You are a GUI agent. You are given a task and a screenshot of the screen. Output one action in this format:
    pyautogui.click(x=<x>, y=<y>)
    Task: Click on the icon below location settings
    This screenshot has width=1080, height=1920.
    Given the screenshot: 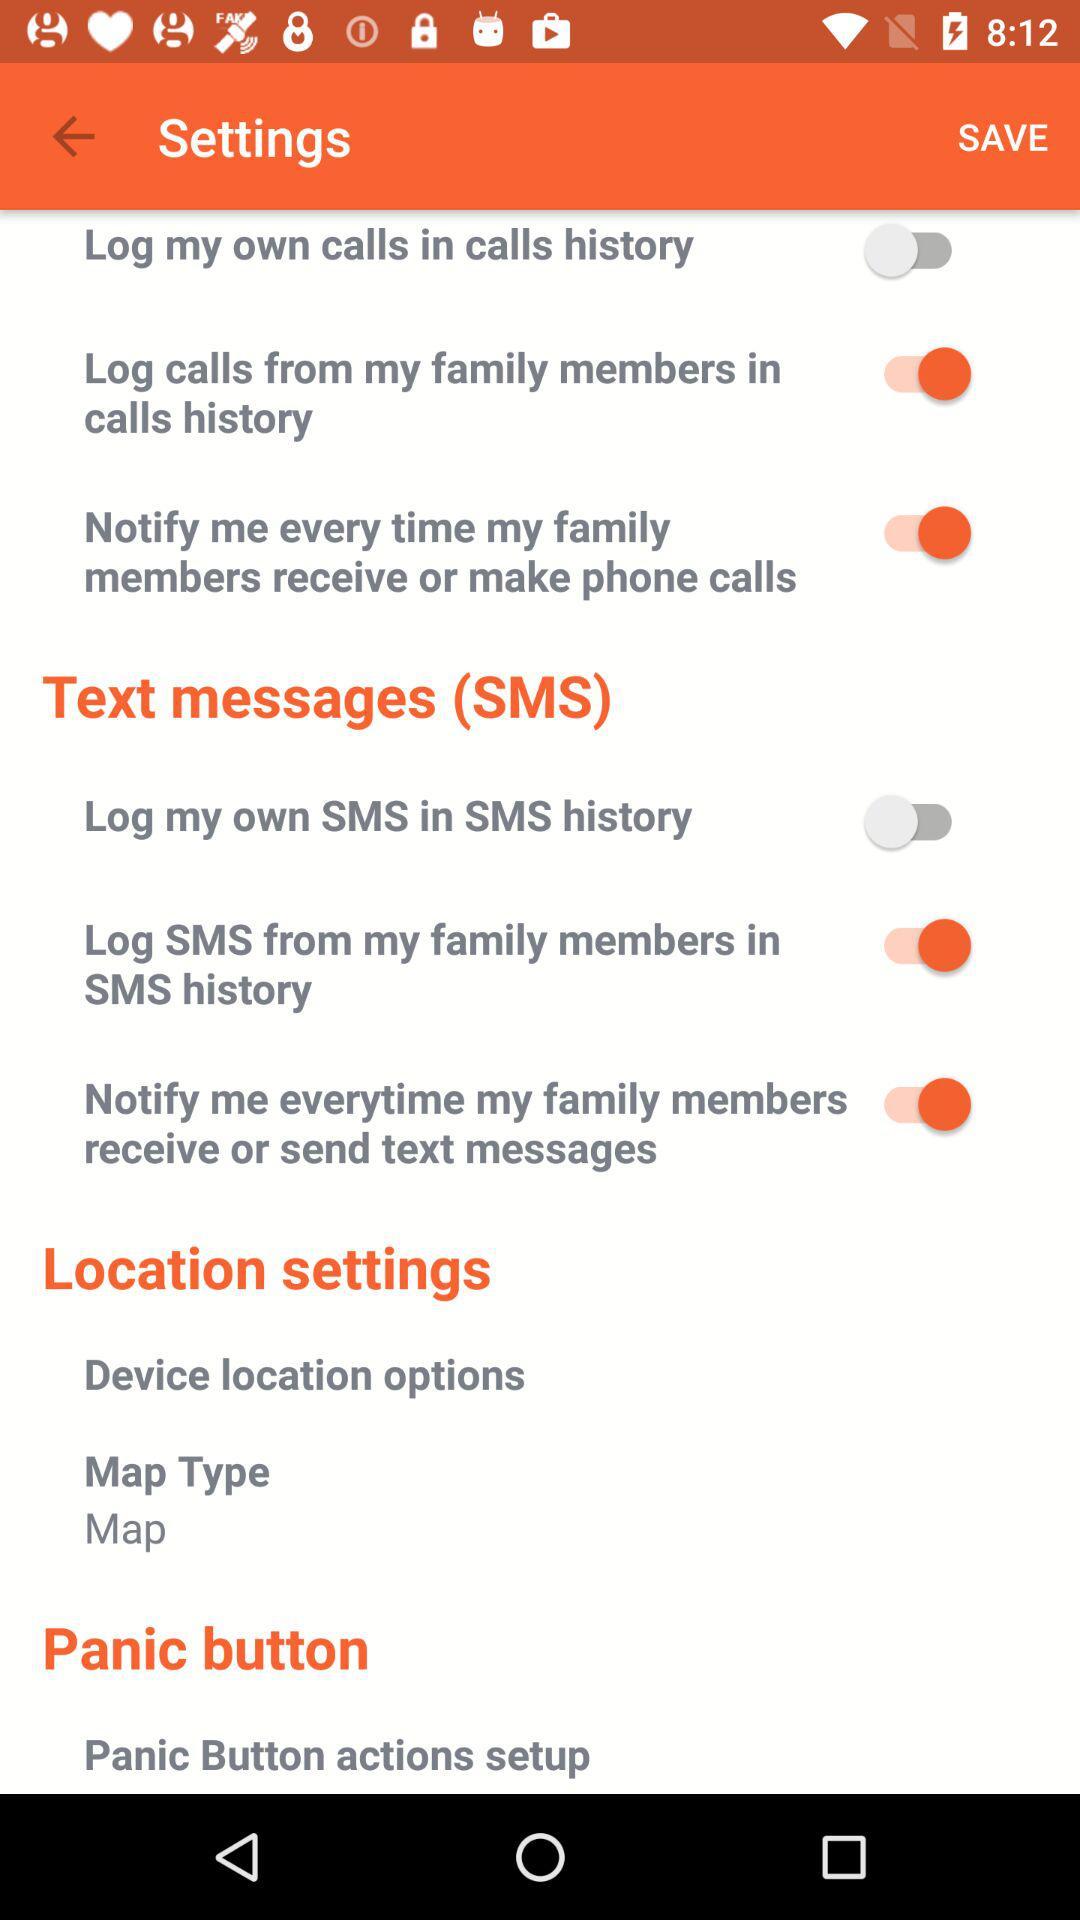 What is the action you would take?
    pyautogui.click(x=304, y=1372)
    